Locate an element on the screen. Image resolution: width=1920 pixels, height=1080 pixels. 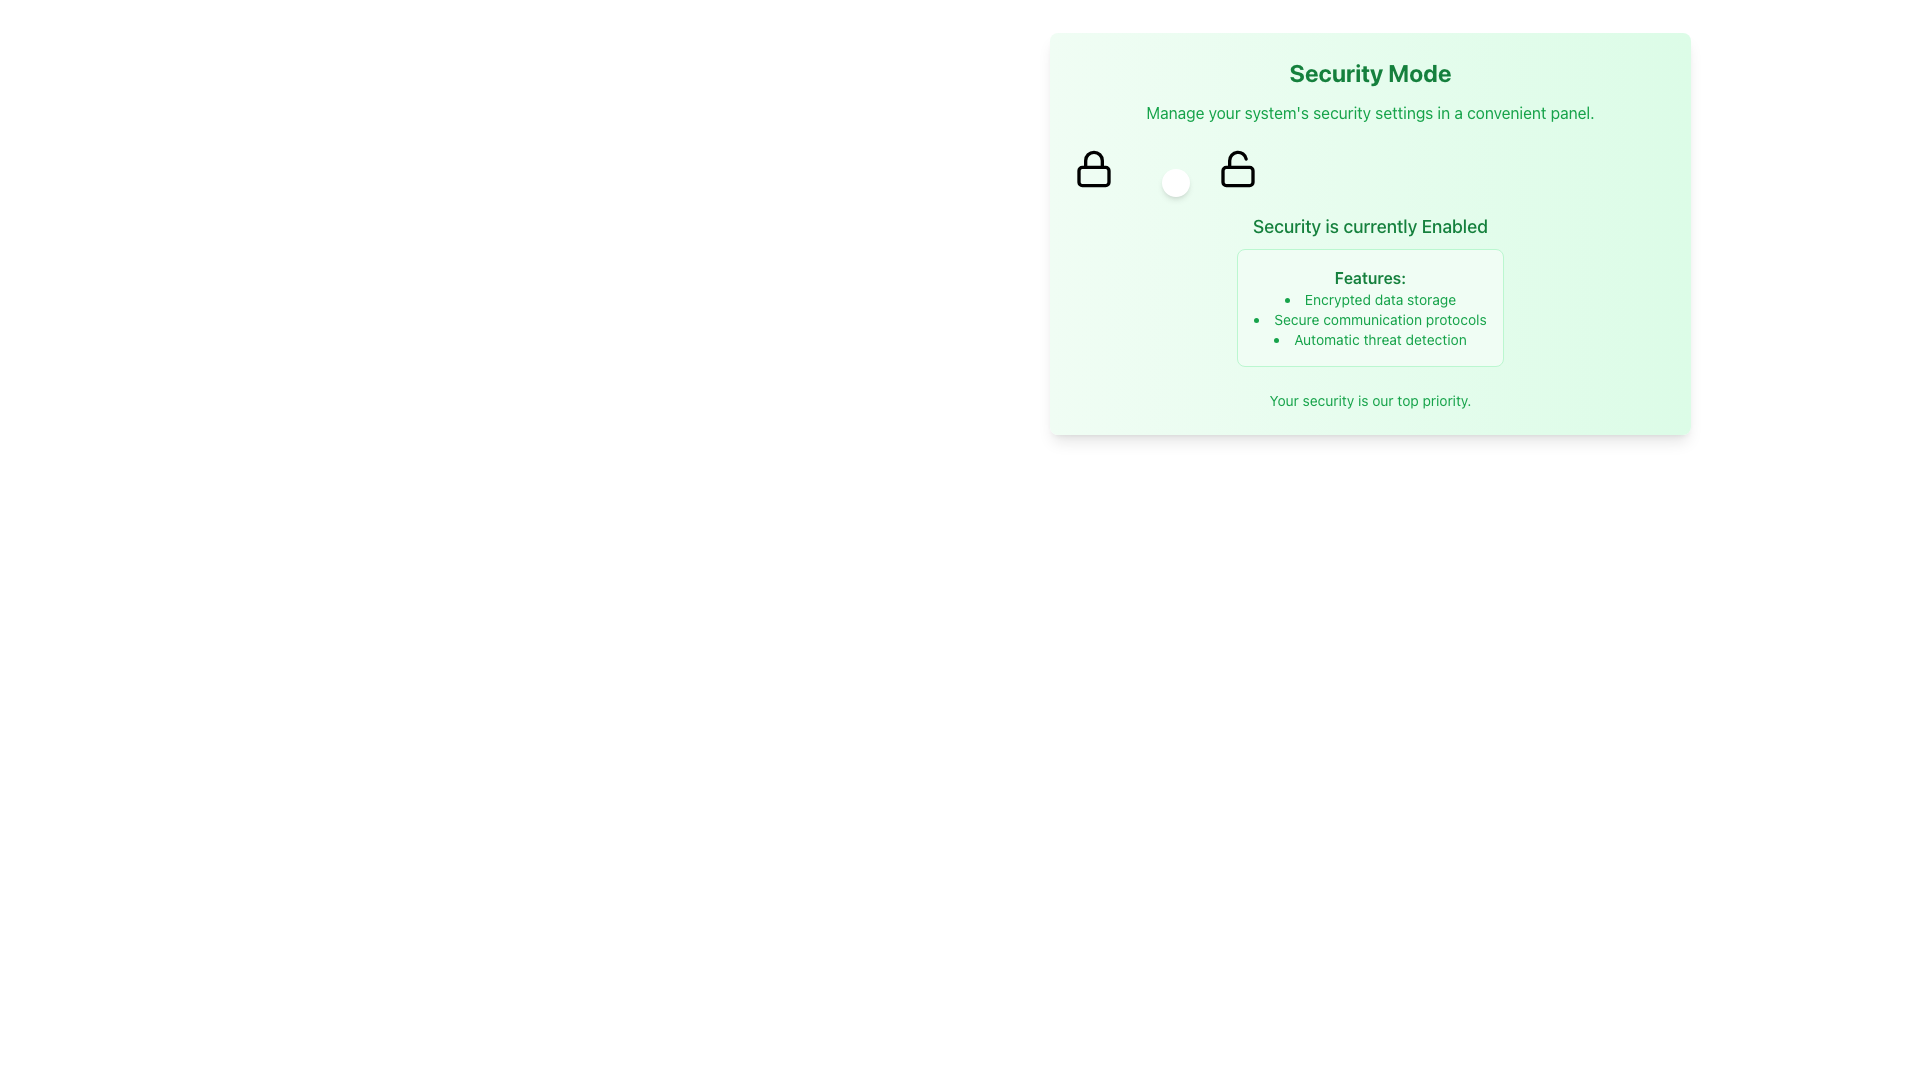
the text label 'Features:' which is styled in bold green font and located at the top of a light green box with a border is located at coordinates (1369, 277).